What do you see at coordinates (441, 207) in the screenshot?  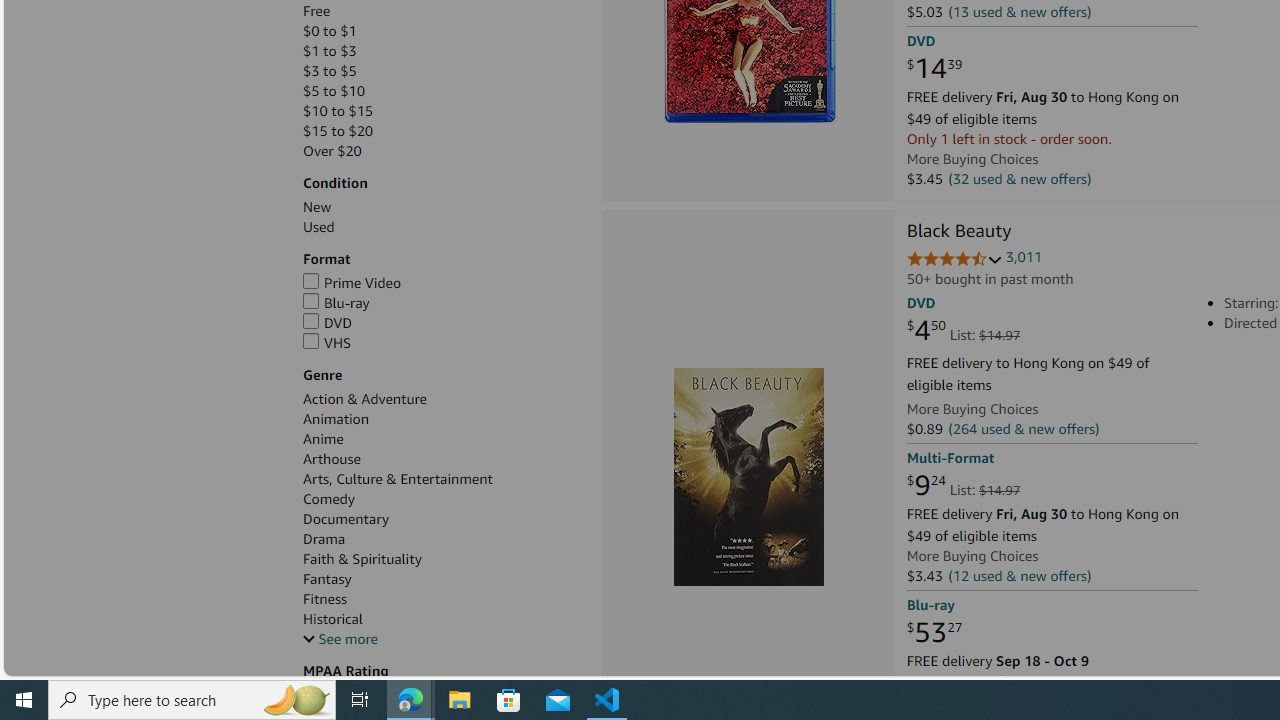 I see `'New'` at bounding box center [441, 207].